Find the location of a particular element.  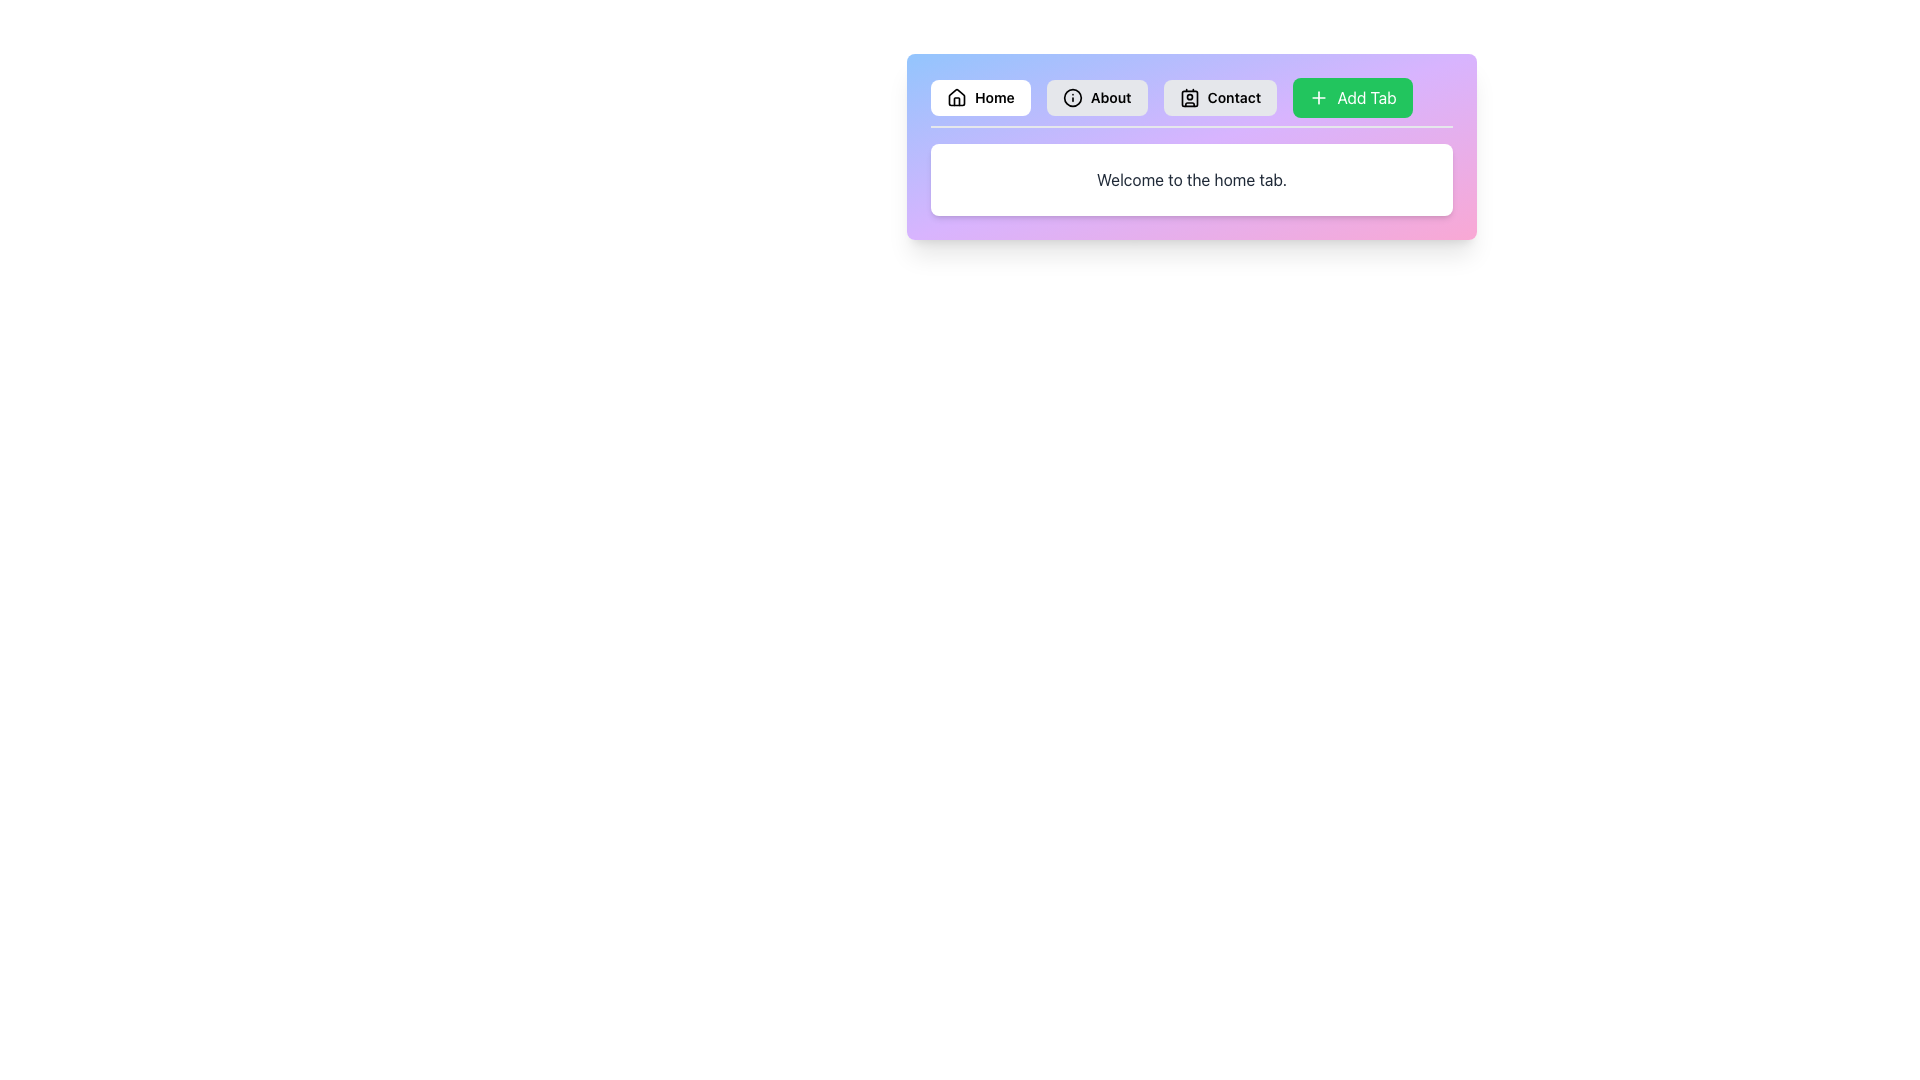

the rounded rectangle 'Contact' icon in the top navigation bar, which is red and has a width and height of 18 pixels is located at coordinates (1189, 98).